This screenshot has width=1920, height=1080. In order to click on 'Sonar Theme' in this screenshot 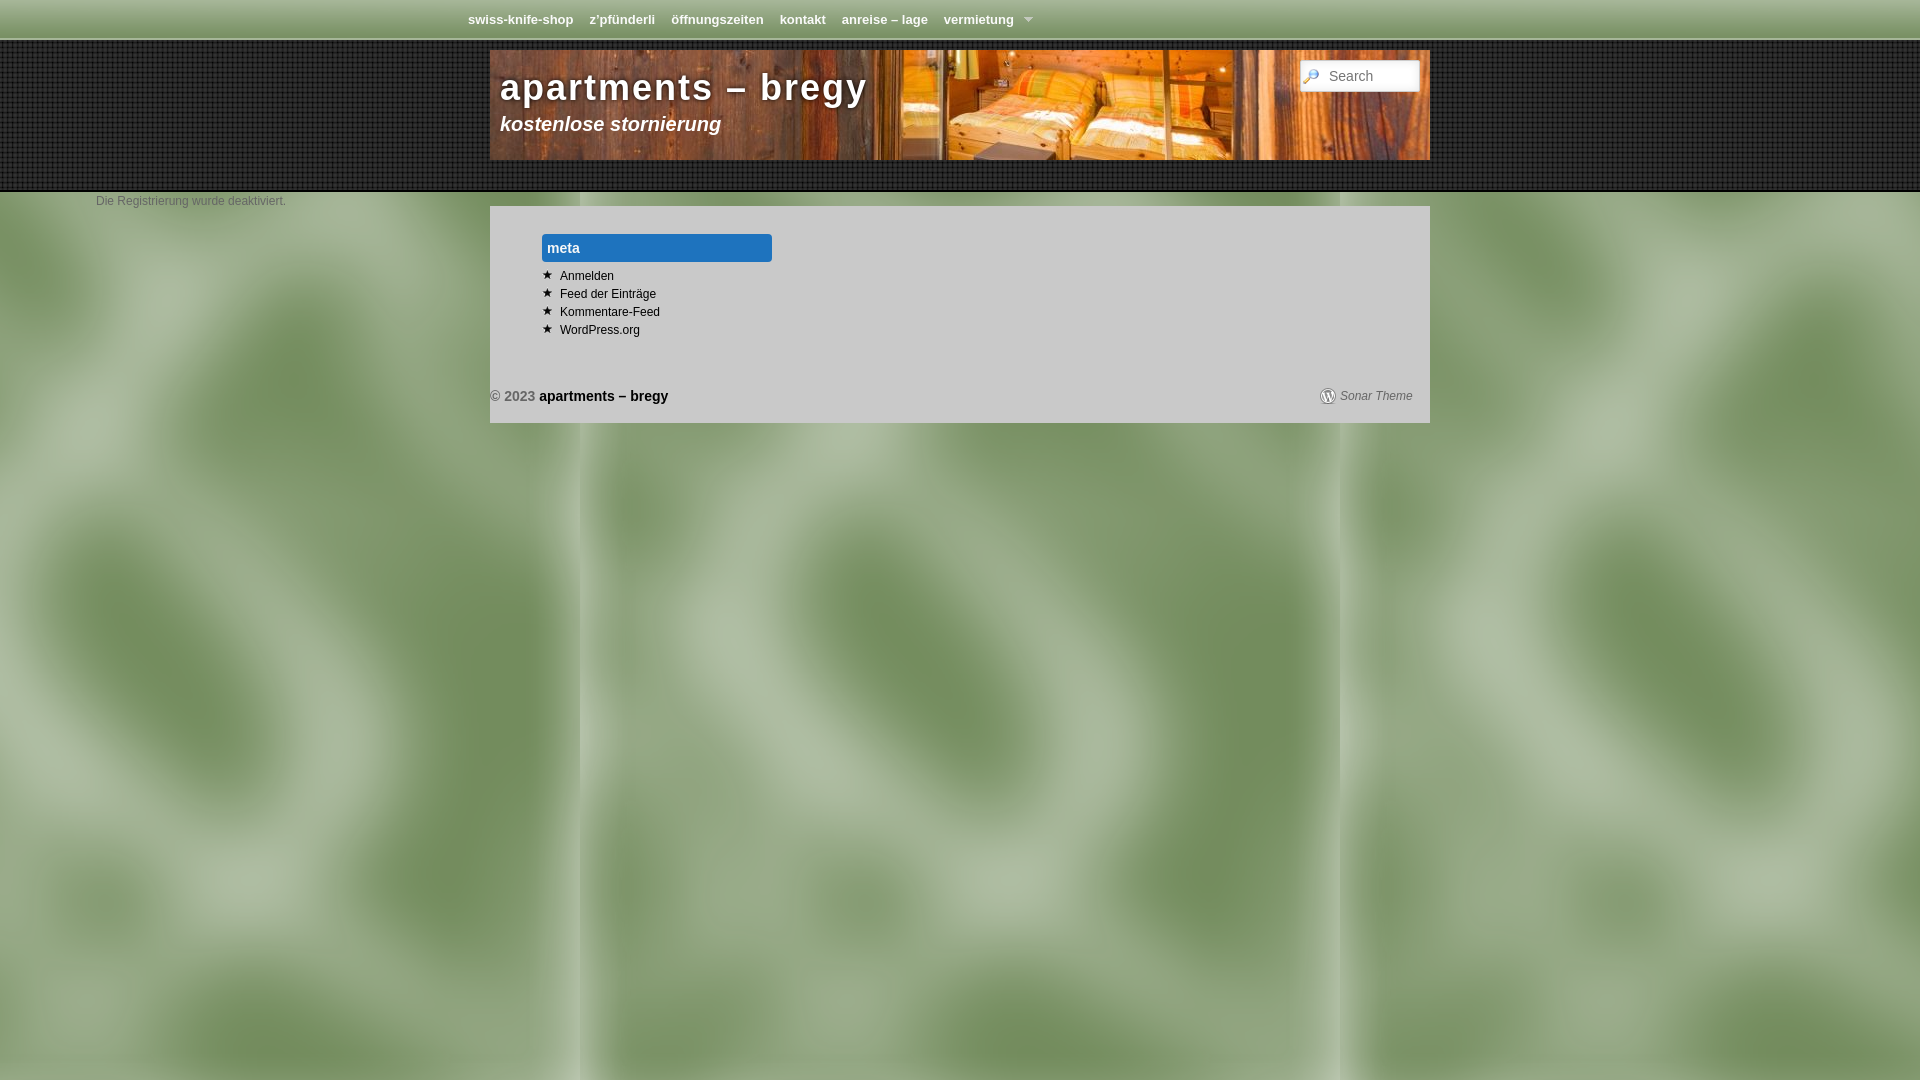, I will do `click(1320, 396)`.